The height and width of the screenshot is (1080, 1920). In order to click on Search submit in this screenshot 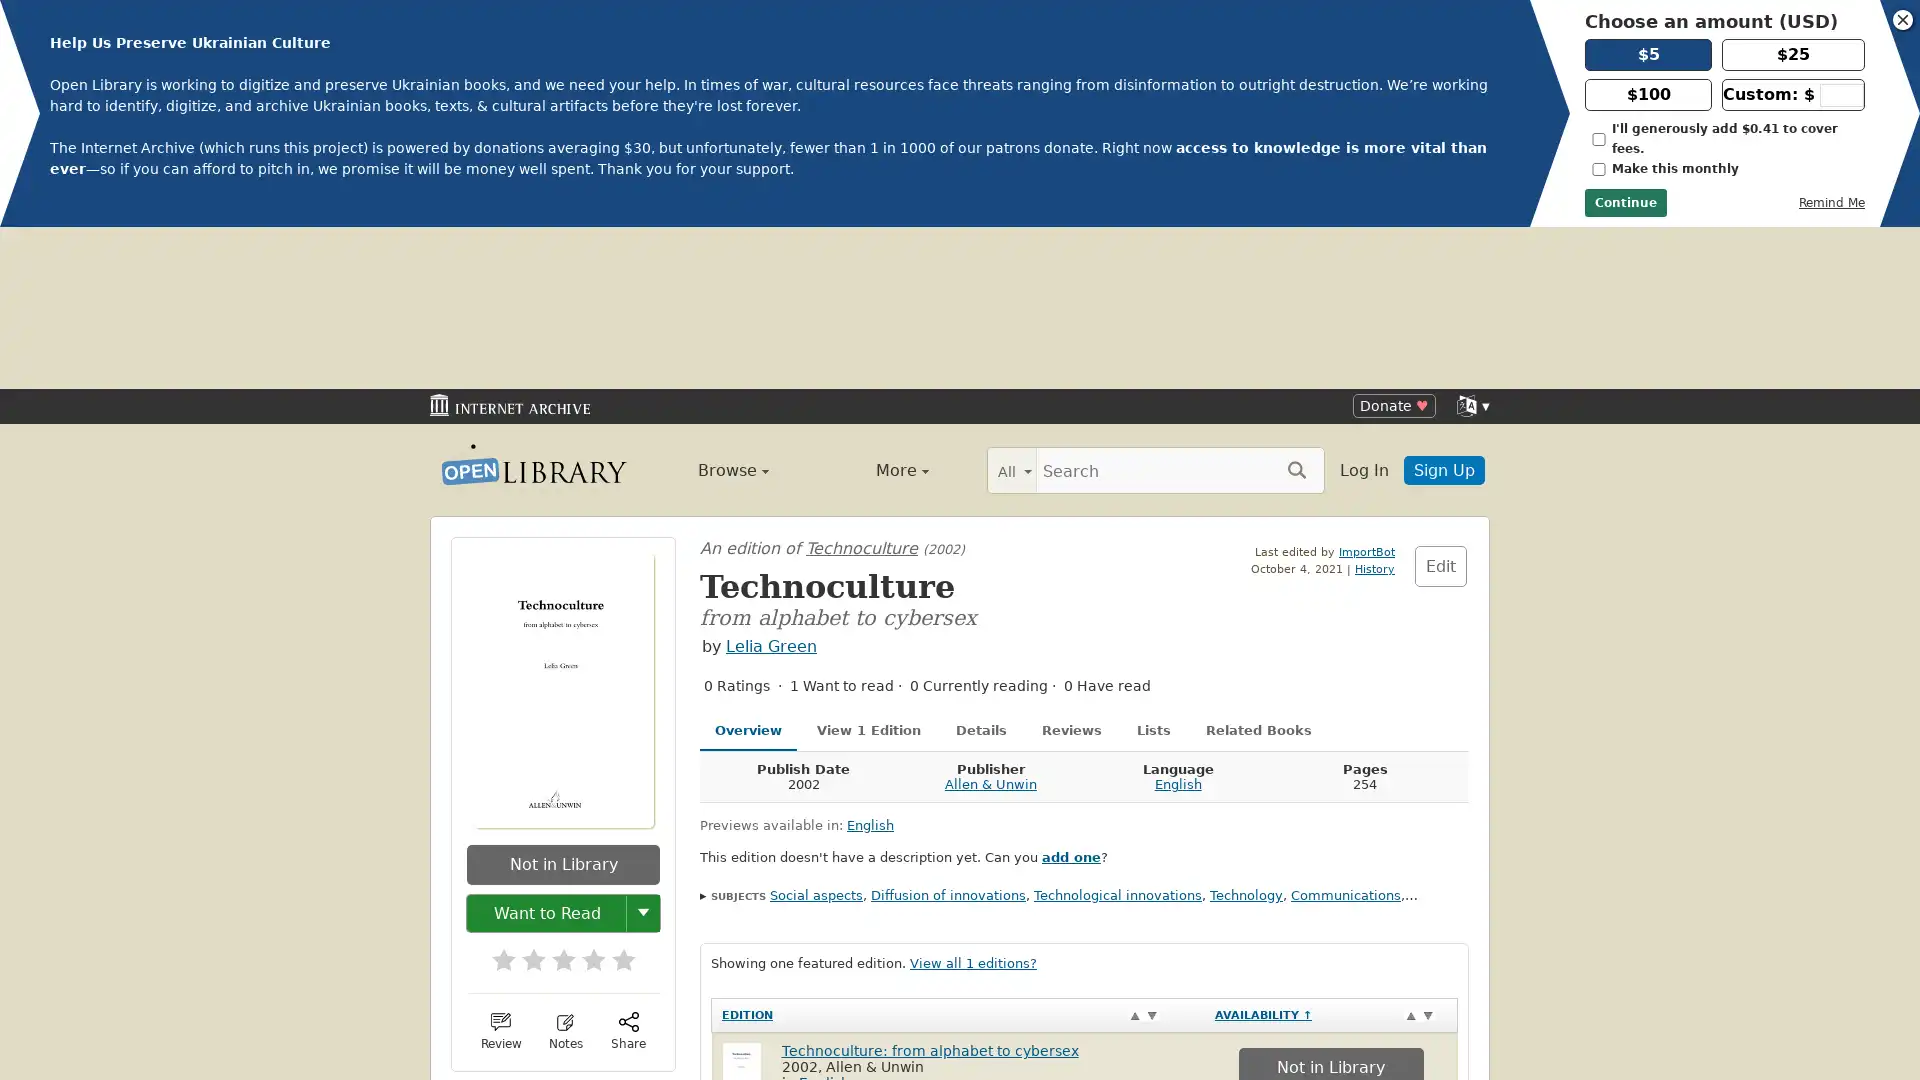, I will do `click(1296, 307)`.